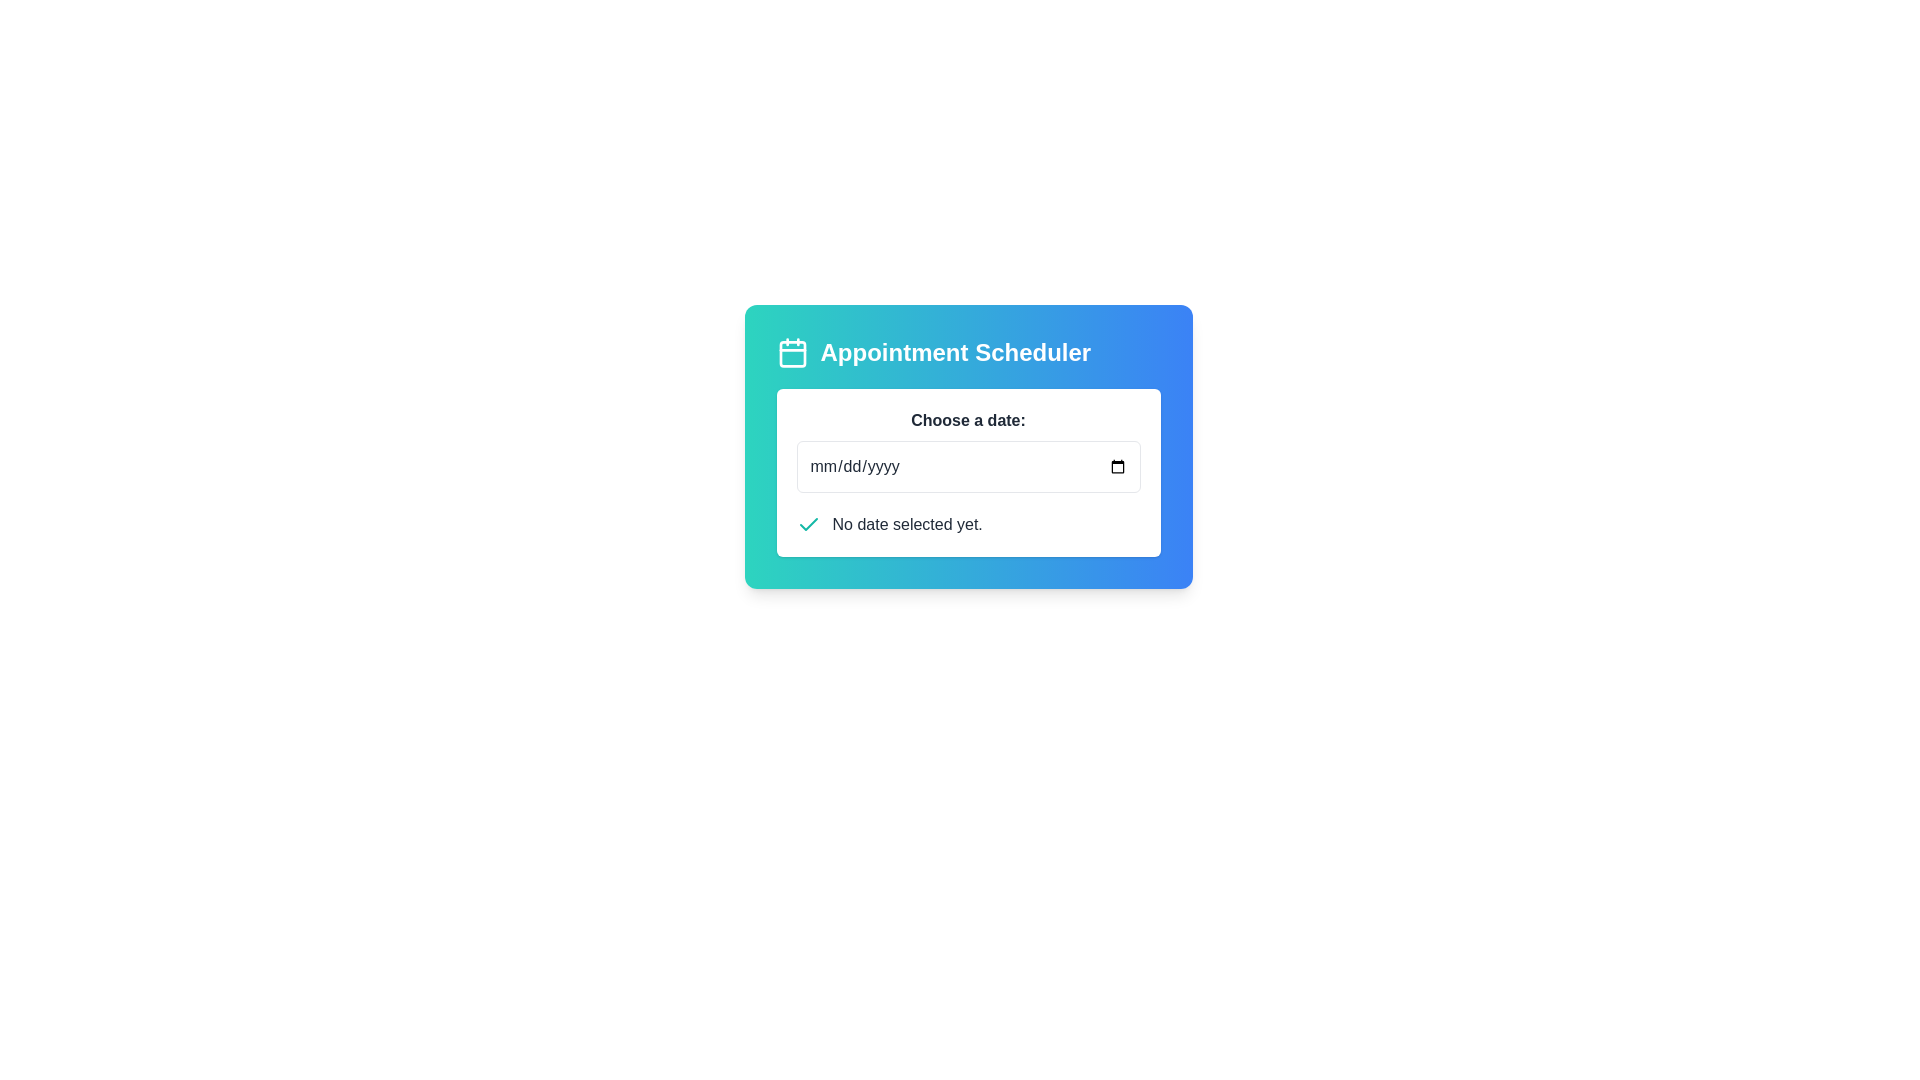  What do you see at coordinates (791, 353) in the screenshot?
I see `the graphical icon component that symbolizes dates or scheduling, located to the left of the text 'Appointment Scheduler' within a calendar-shaped SVG graphic` at bounding box center [791, 353].